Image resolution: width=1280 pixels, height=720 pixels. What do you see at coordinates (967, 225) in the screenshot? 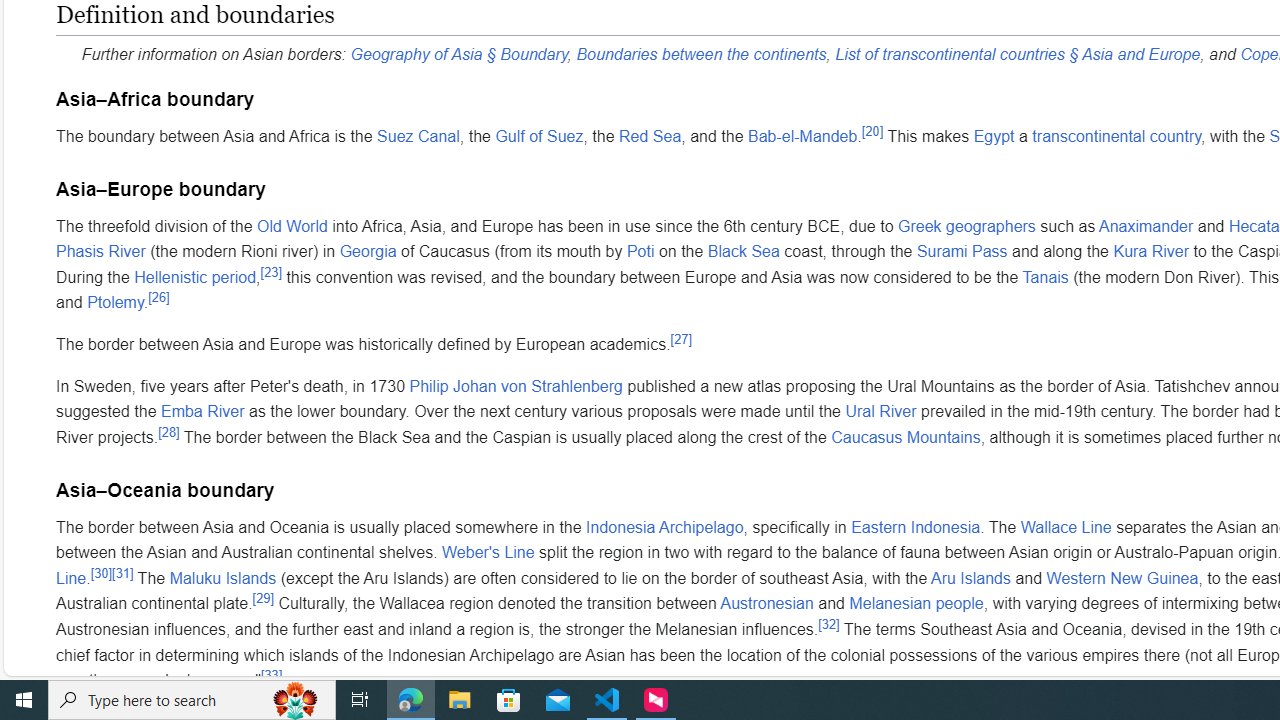
I see `'Greek geographers'` at bounding box center [967, 225].